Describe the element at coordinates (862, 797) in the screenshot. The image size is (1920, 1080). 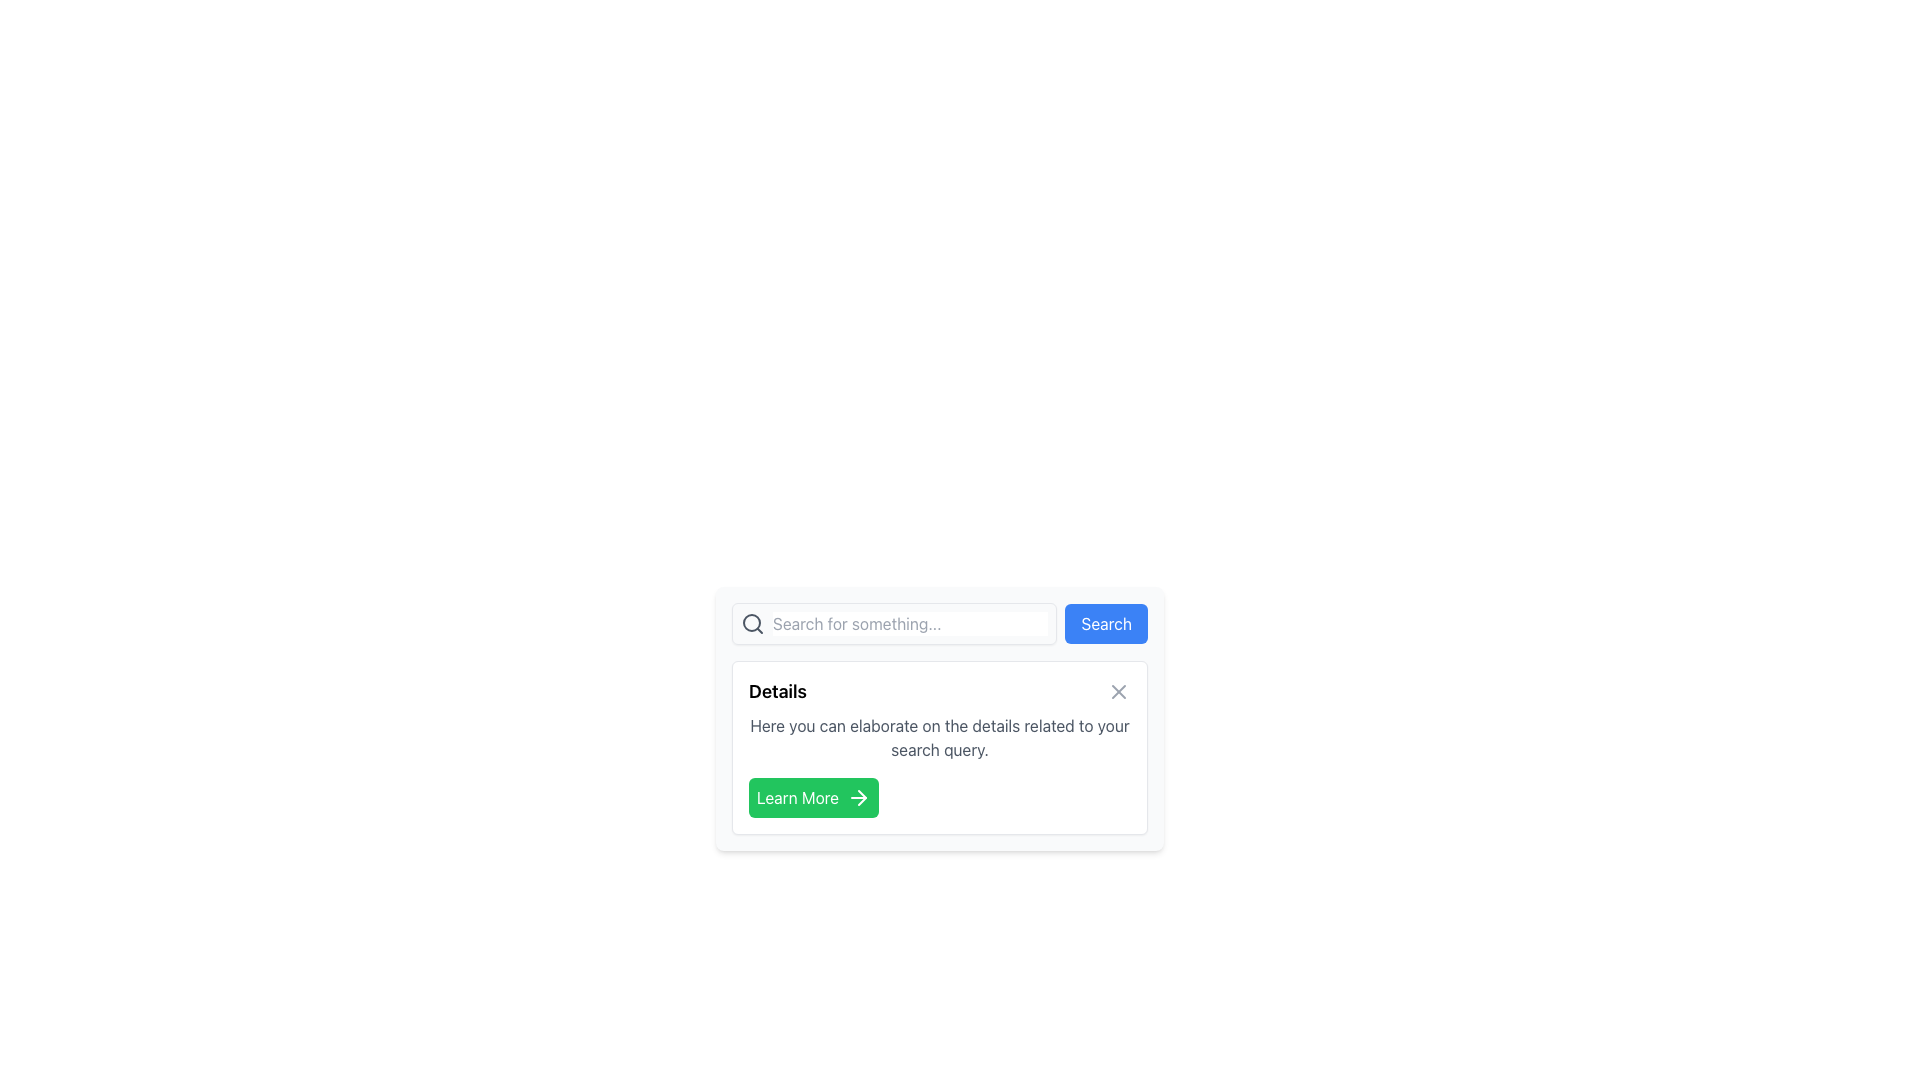
I see `the SVG arrow icon positioned to the right of the text within the interactive green 'Learn More' button to signify forward navigation` at that location.